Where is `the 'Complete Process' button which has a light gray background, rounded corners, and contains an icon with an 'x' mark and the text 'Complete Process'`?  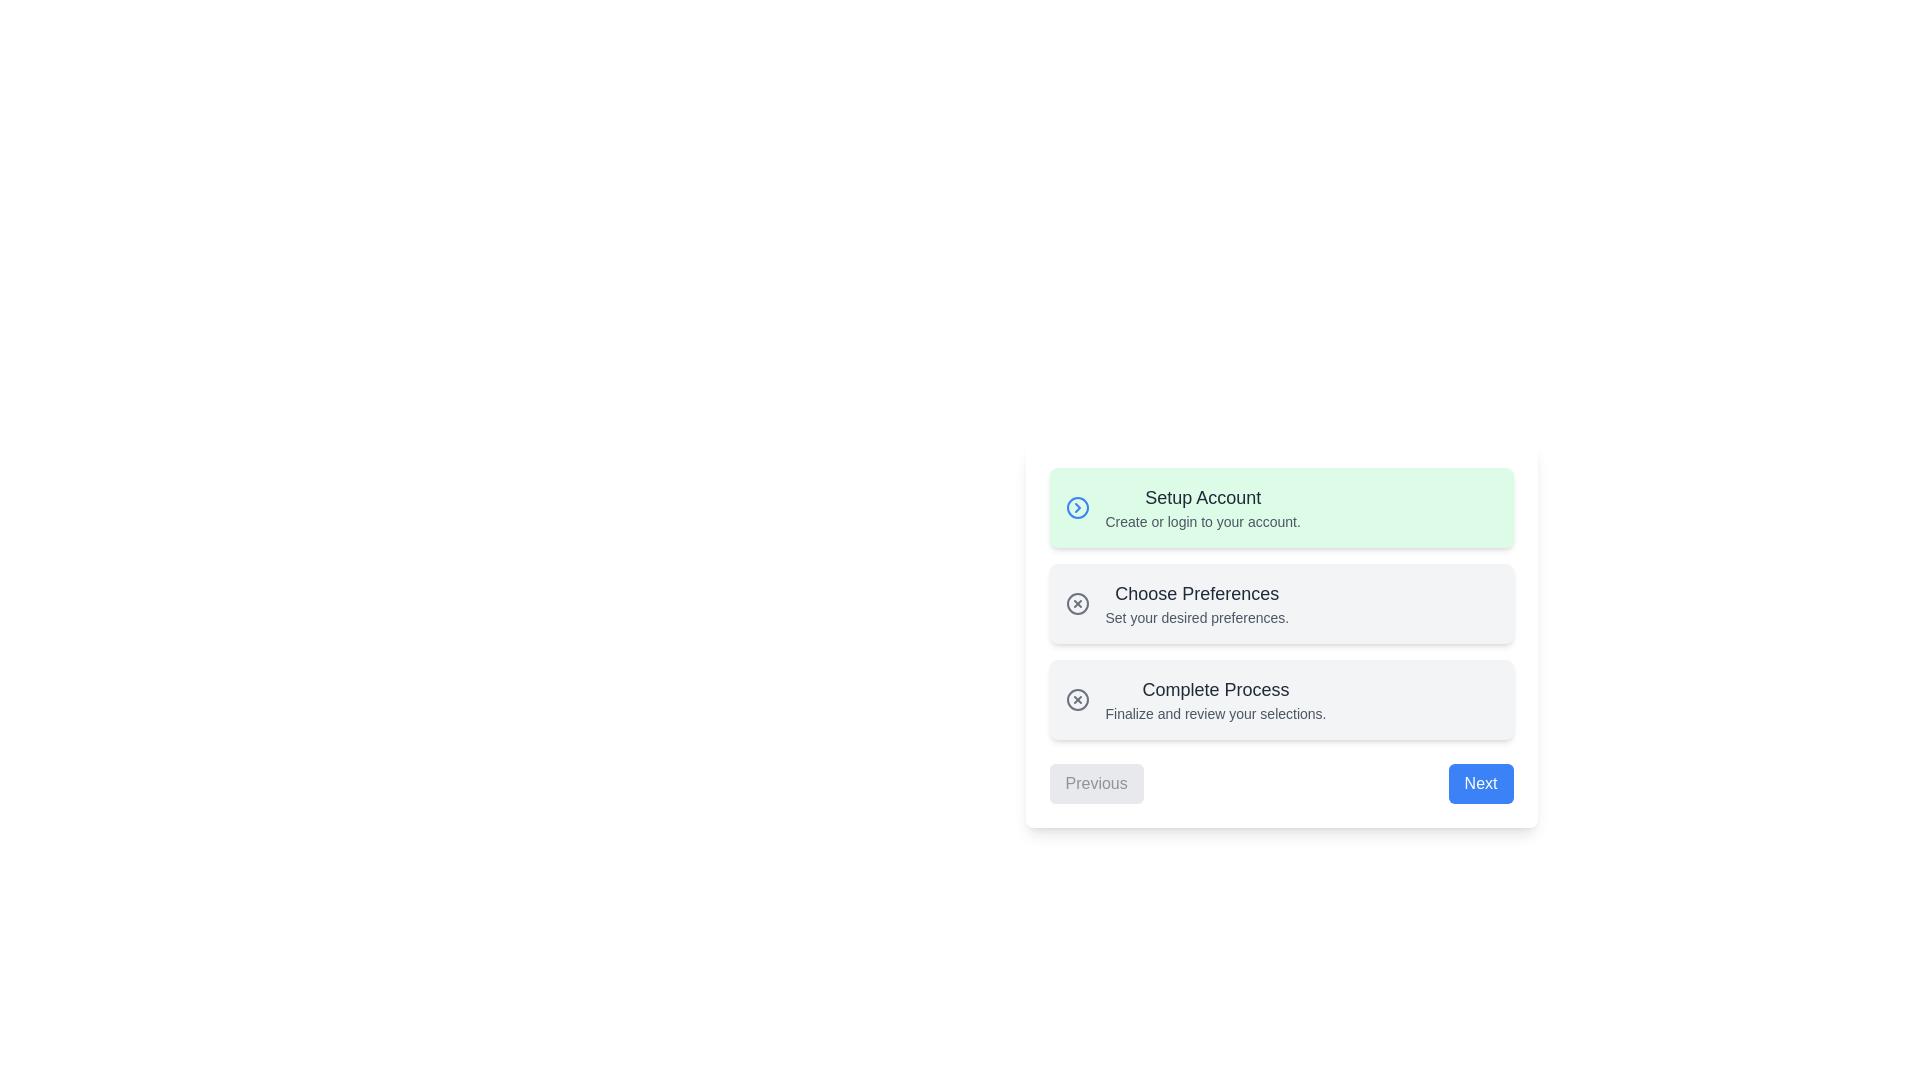
the 'Complete Process' button which has a light gray background, rounded corners, and contains an icon with an 'x' mark and the text 'Complete Process' is located at coordinates (1281, 698).